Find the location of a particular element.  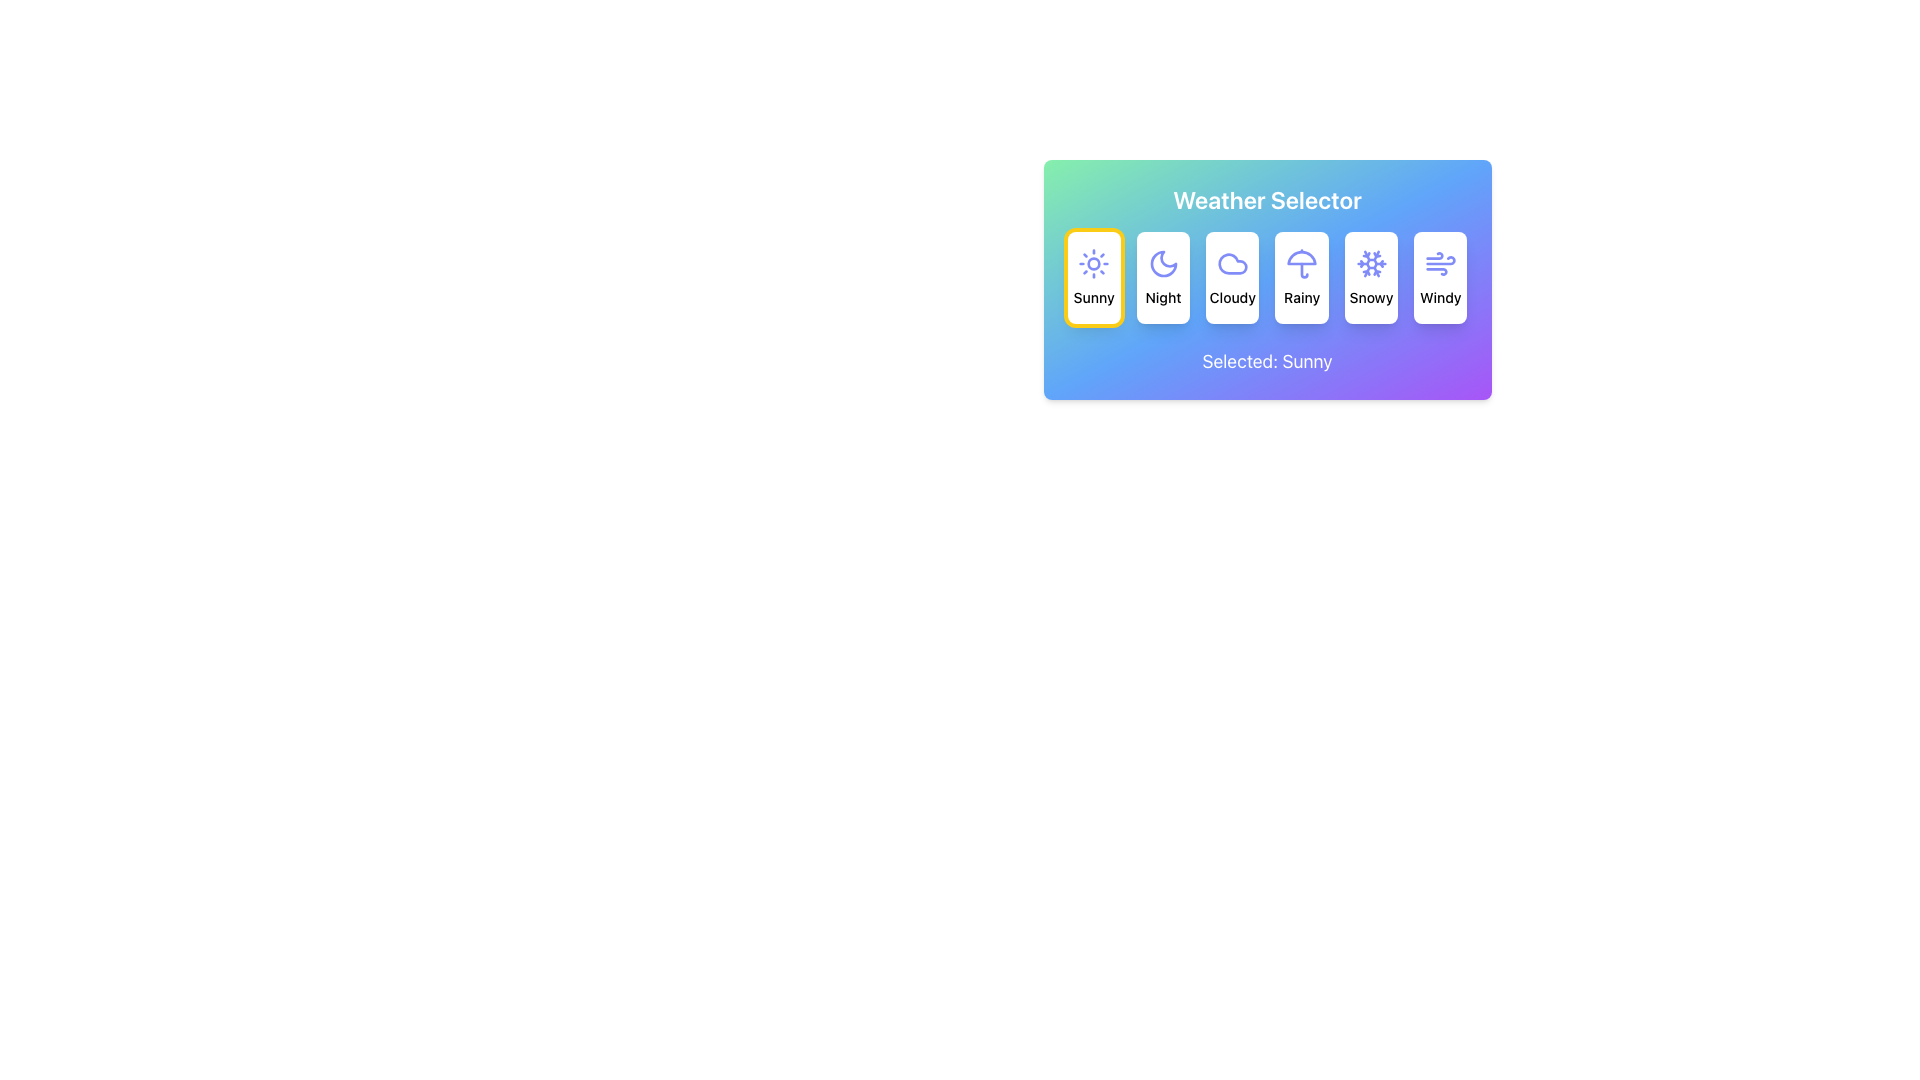

the 'Cloudy' button in the weather selection grid to trigger hover effects, located third from the left among six options is located at coordinates (1231, 277).